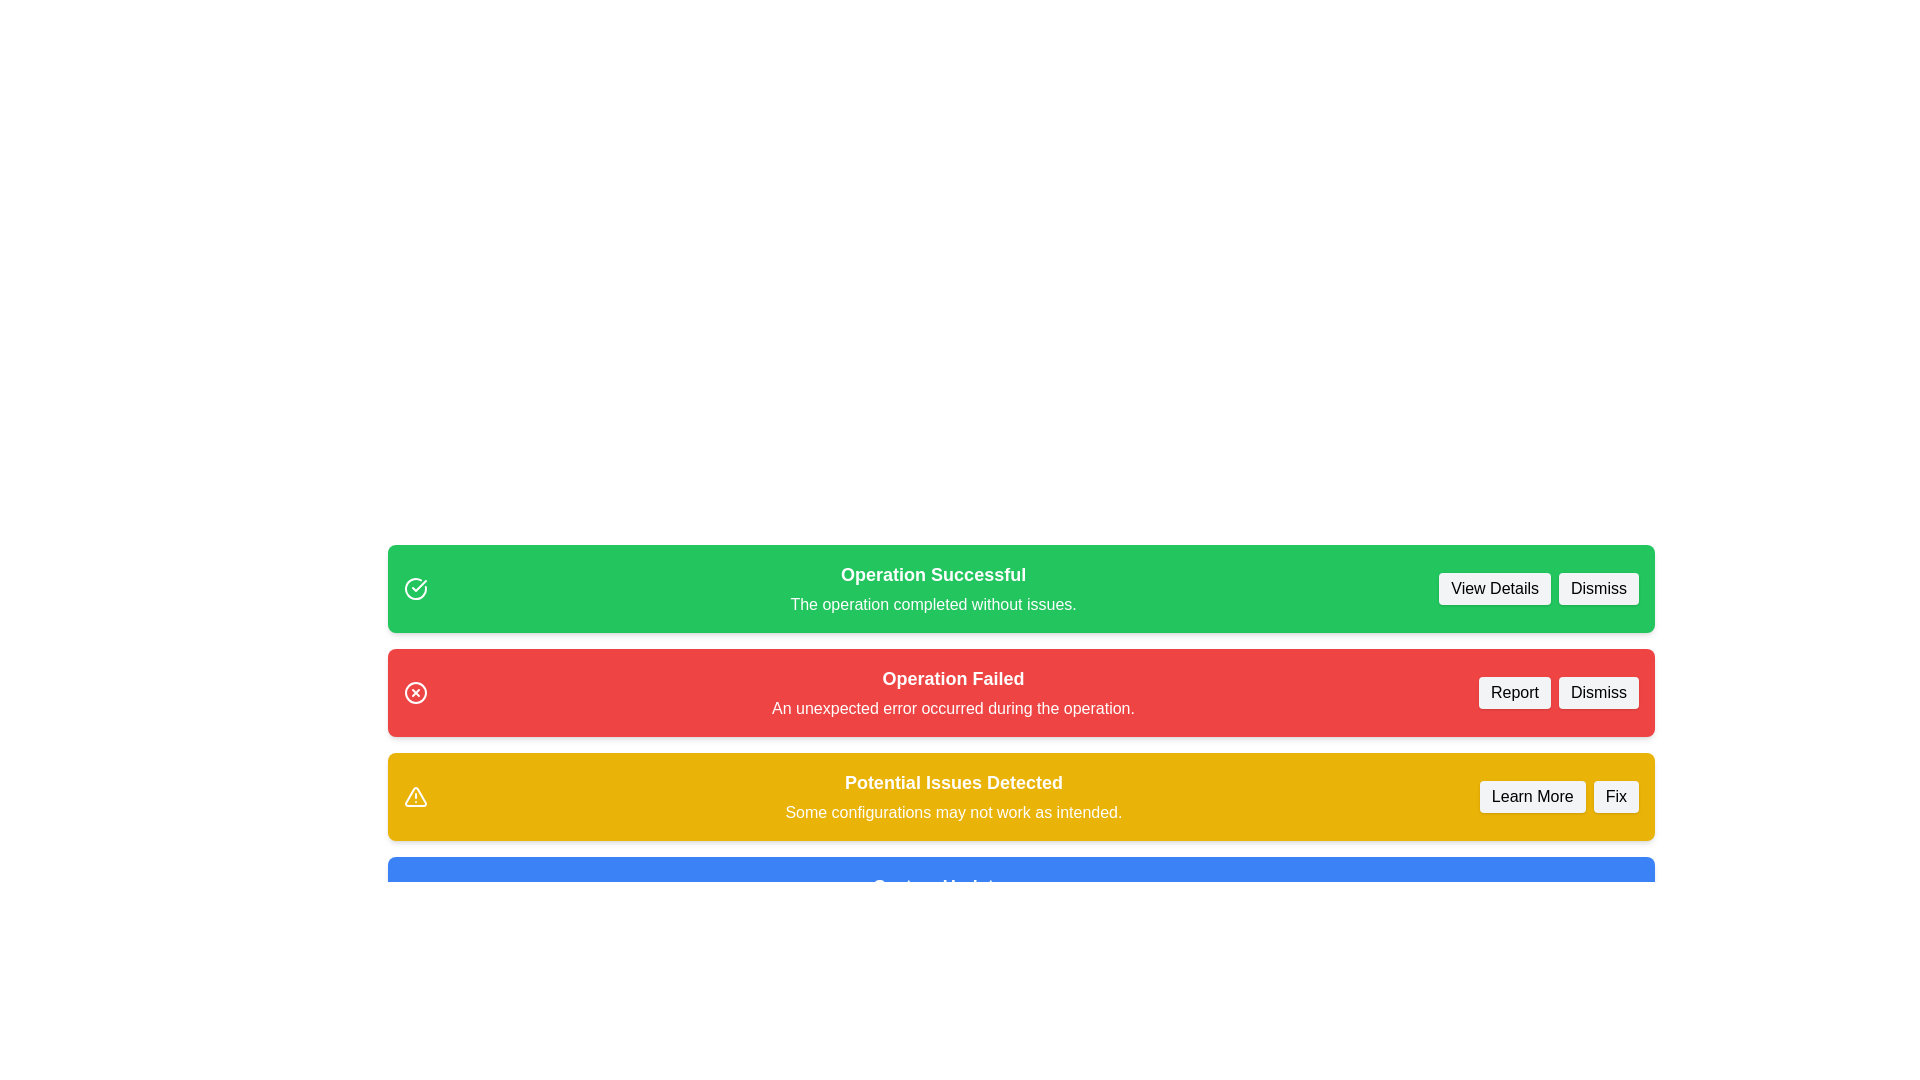  What do you see at coordinates (415, 796) in the screenshot?
I see `the triangular warning icon outlined in yellow, which is located to the left of the text 'Potential Issues Detected' in the yellow notification bar` at bounding box center [415, 796].